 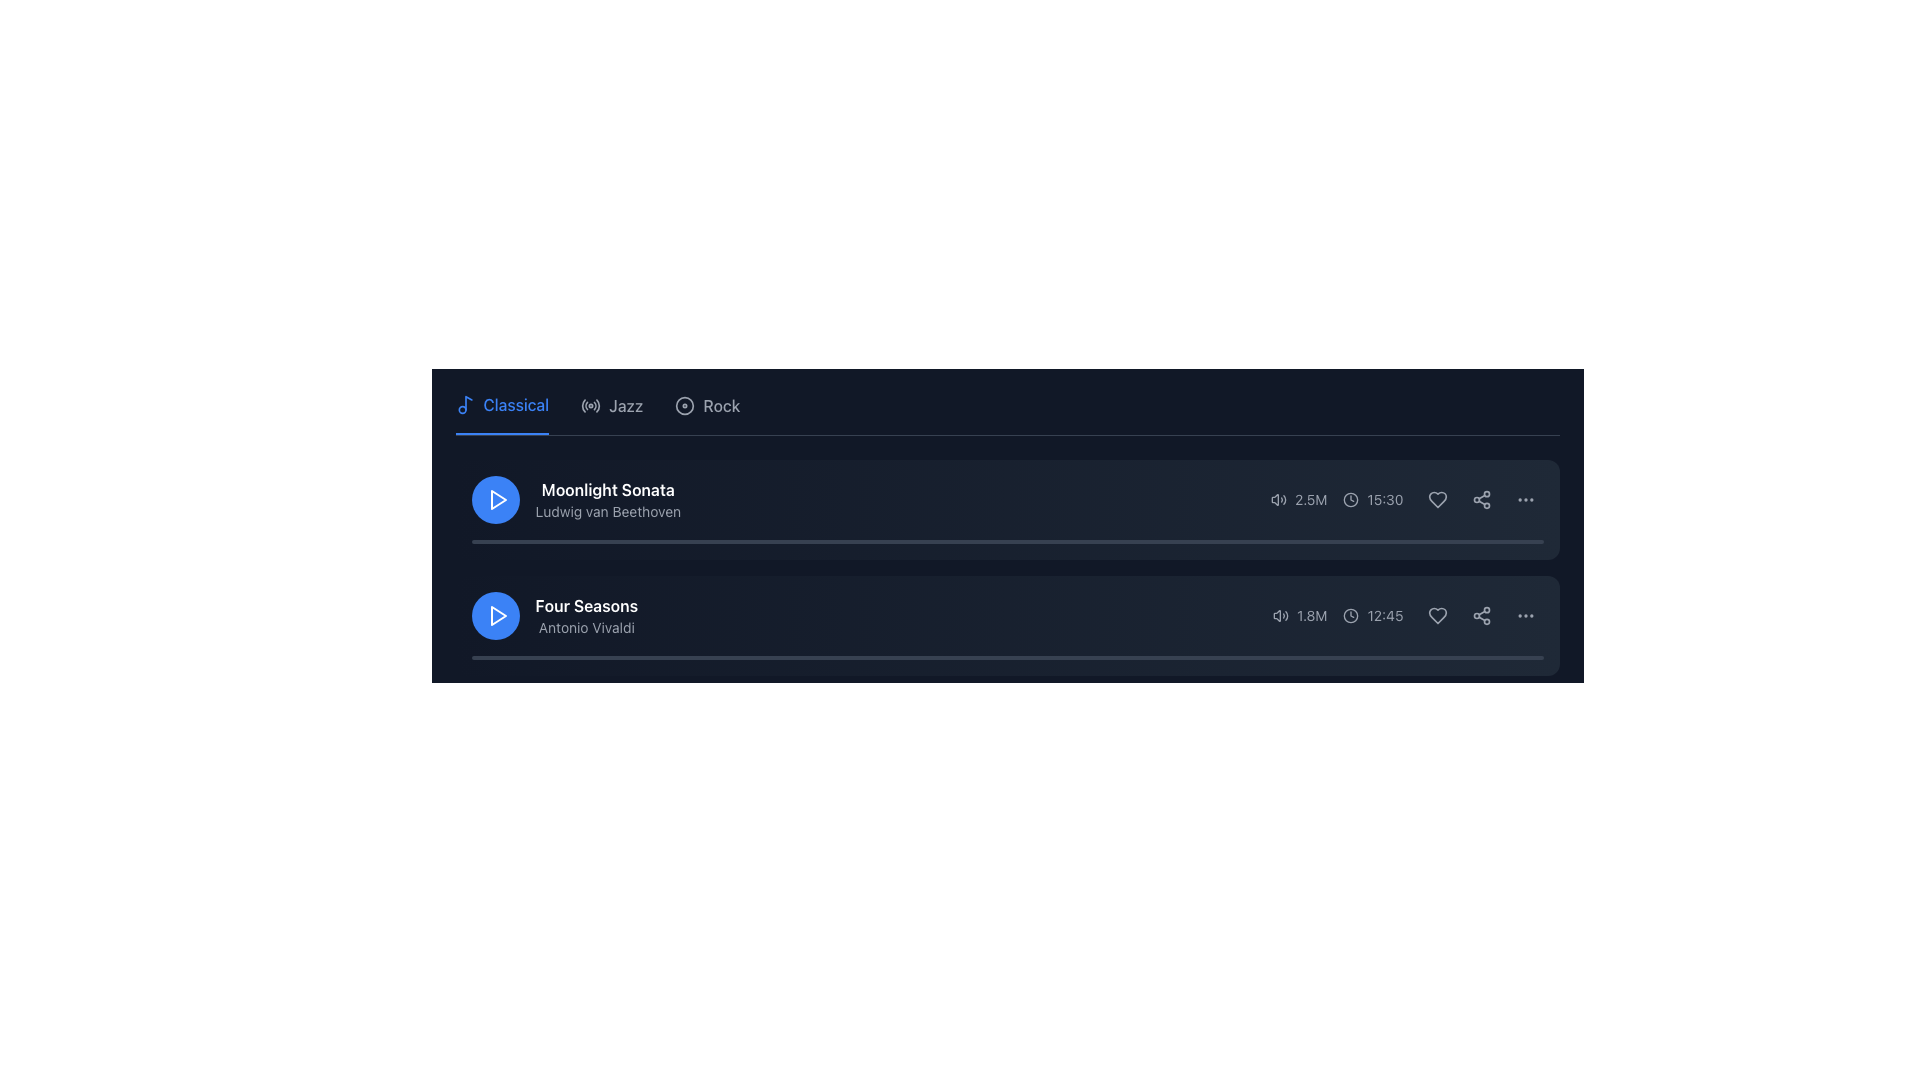 I want to click on the 'Rock' button, which is a circular icon followed by the text styled in gray, so click(x=707, y=412).